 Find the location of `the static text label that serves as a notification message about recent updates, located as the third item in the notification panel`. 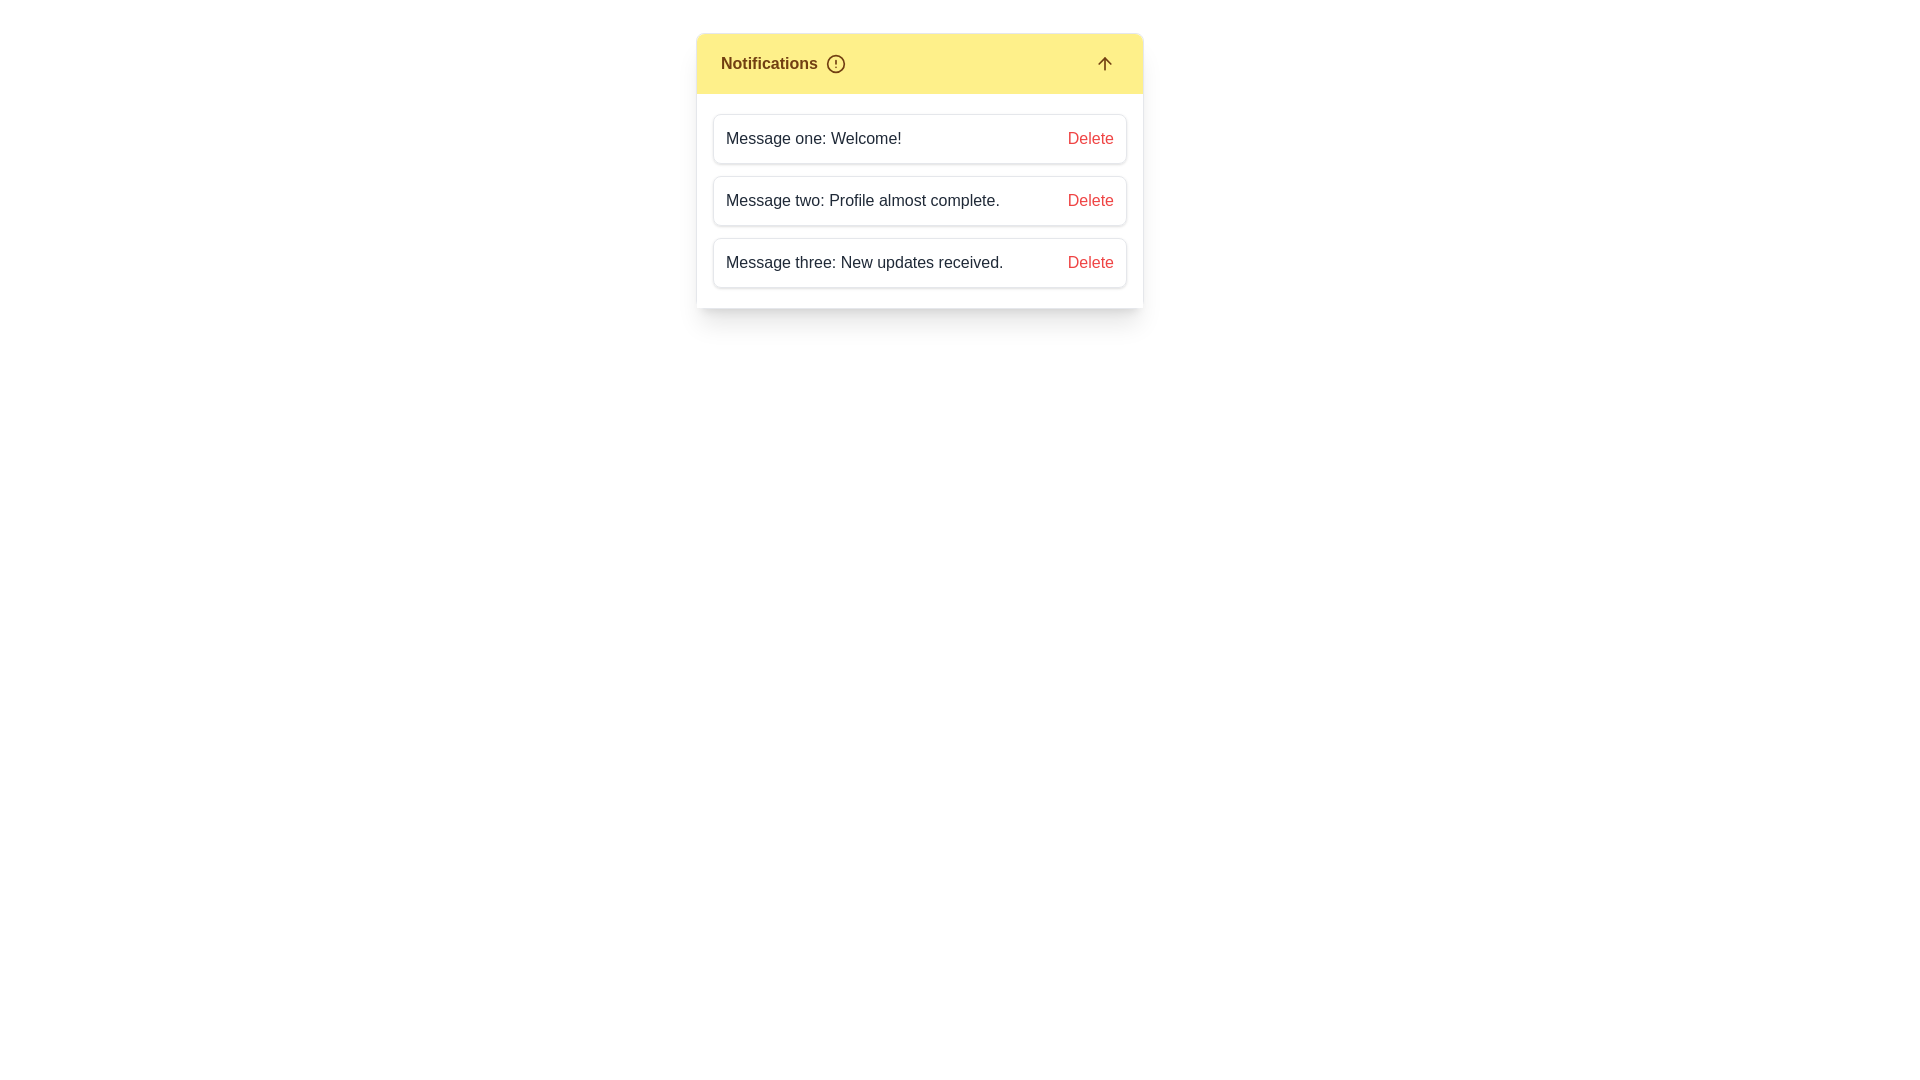

the static text label that serves as a notification message about recent updates, located as the third item in the notification panel is located at coordinates (868, 261).